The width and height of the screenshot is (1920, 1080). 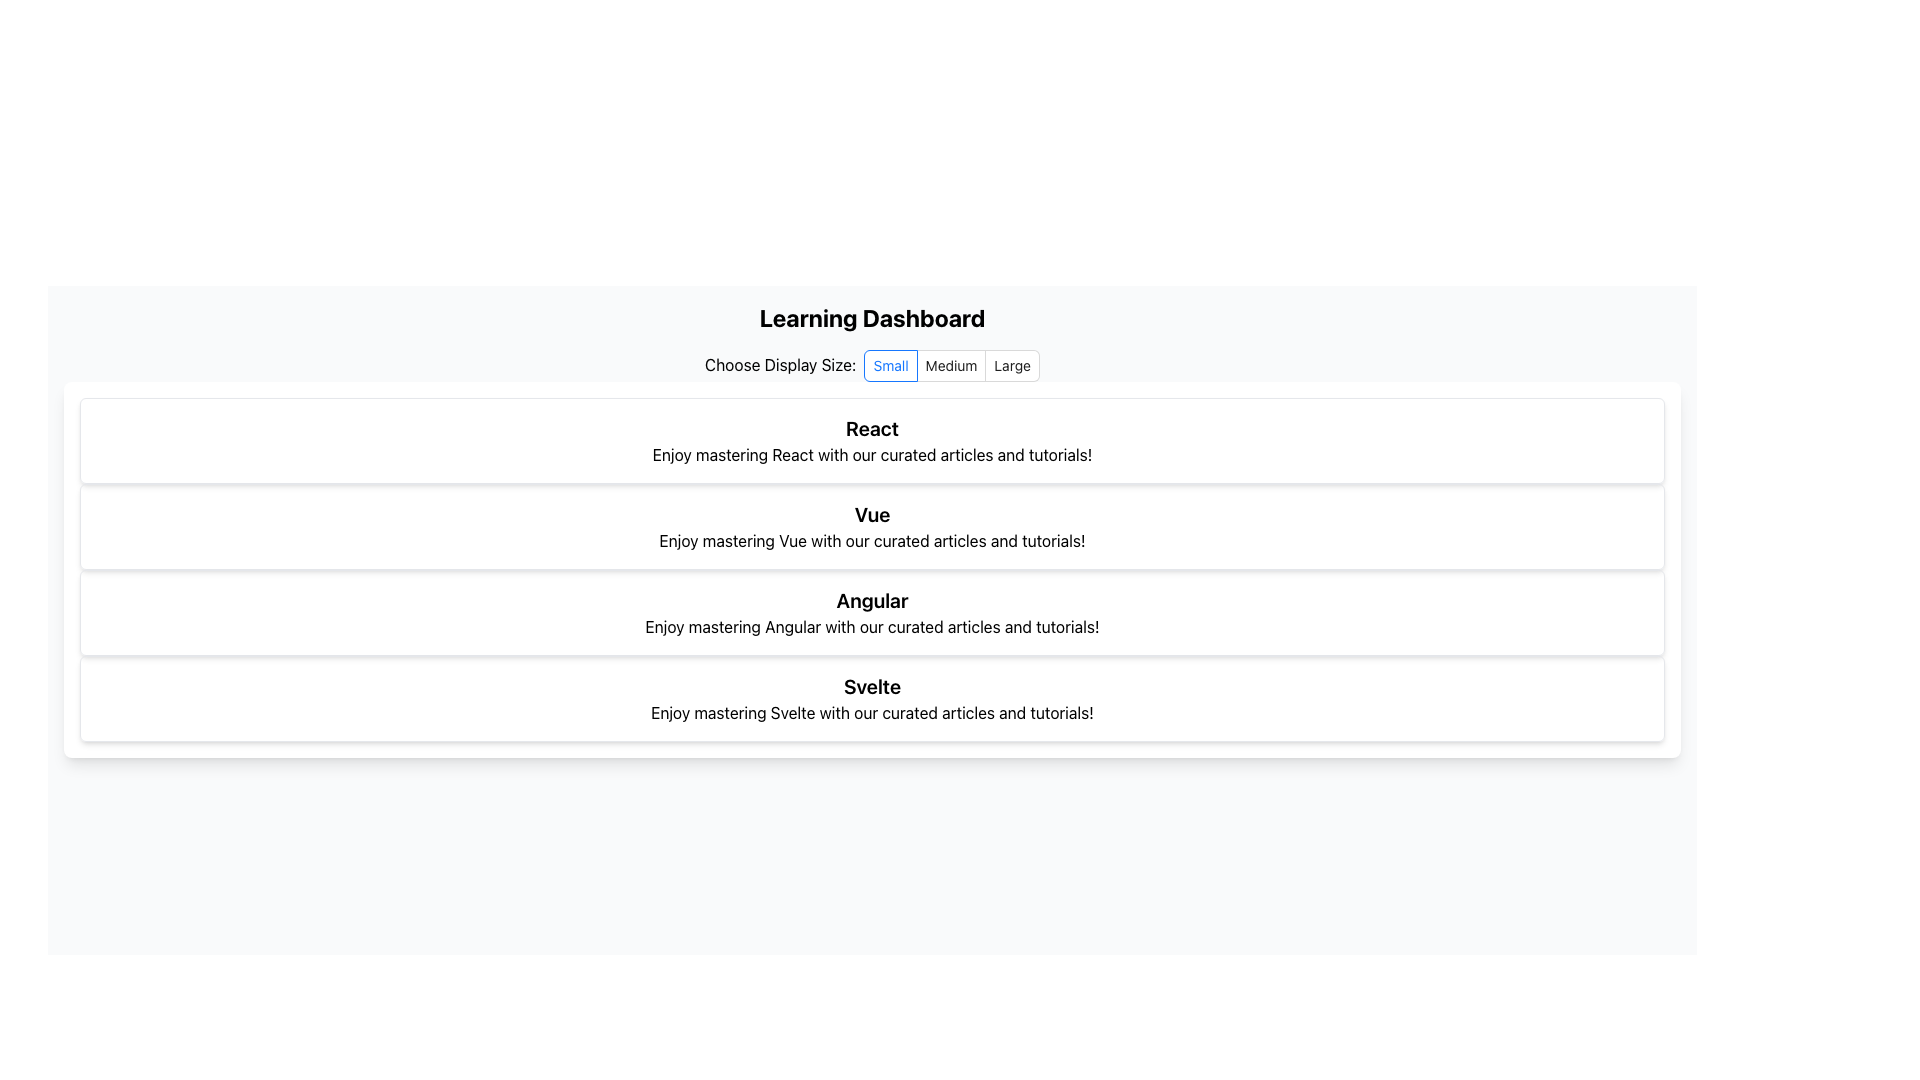 I want to click on the 'Small' display size radio button in the 'Choose Display Size:' group, so click(x=890, y=366).